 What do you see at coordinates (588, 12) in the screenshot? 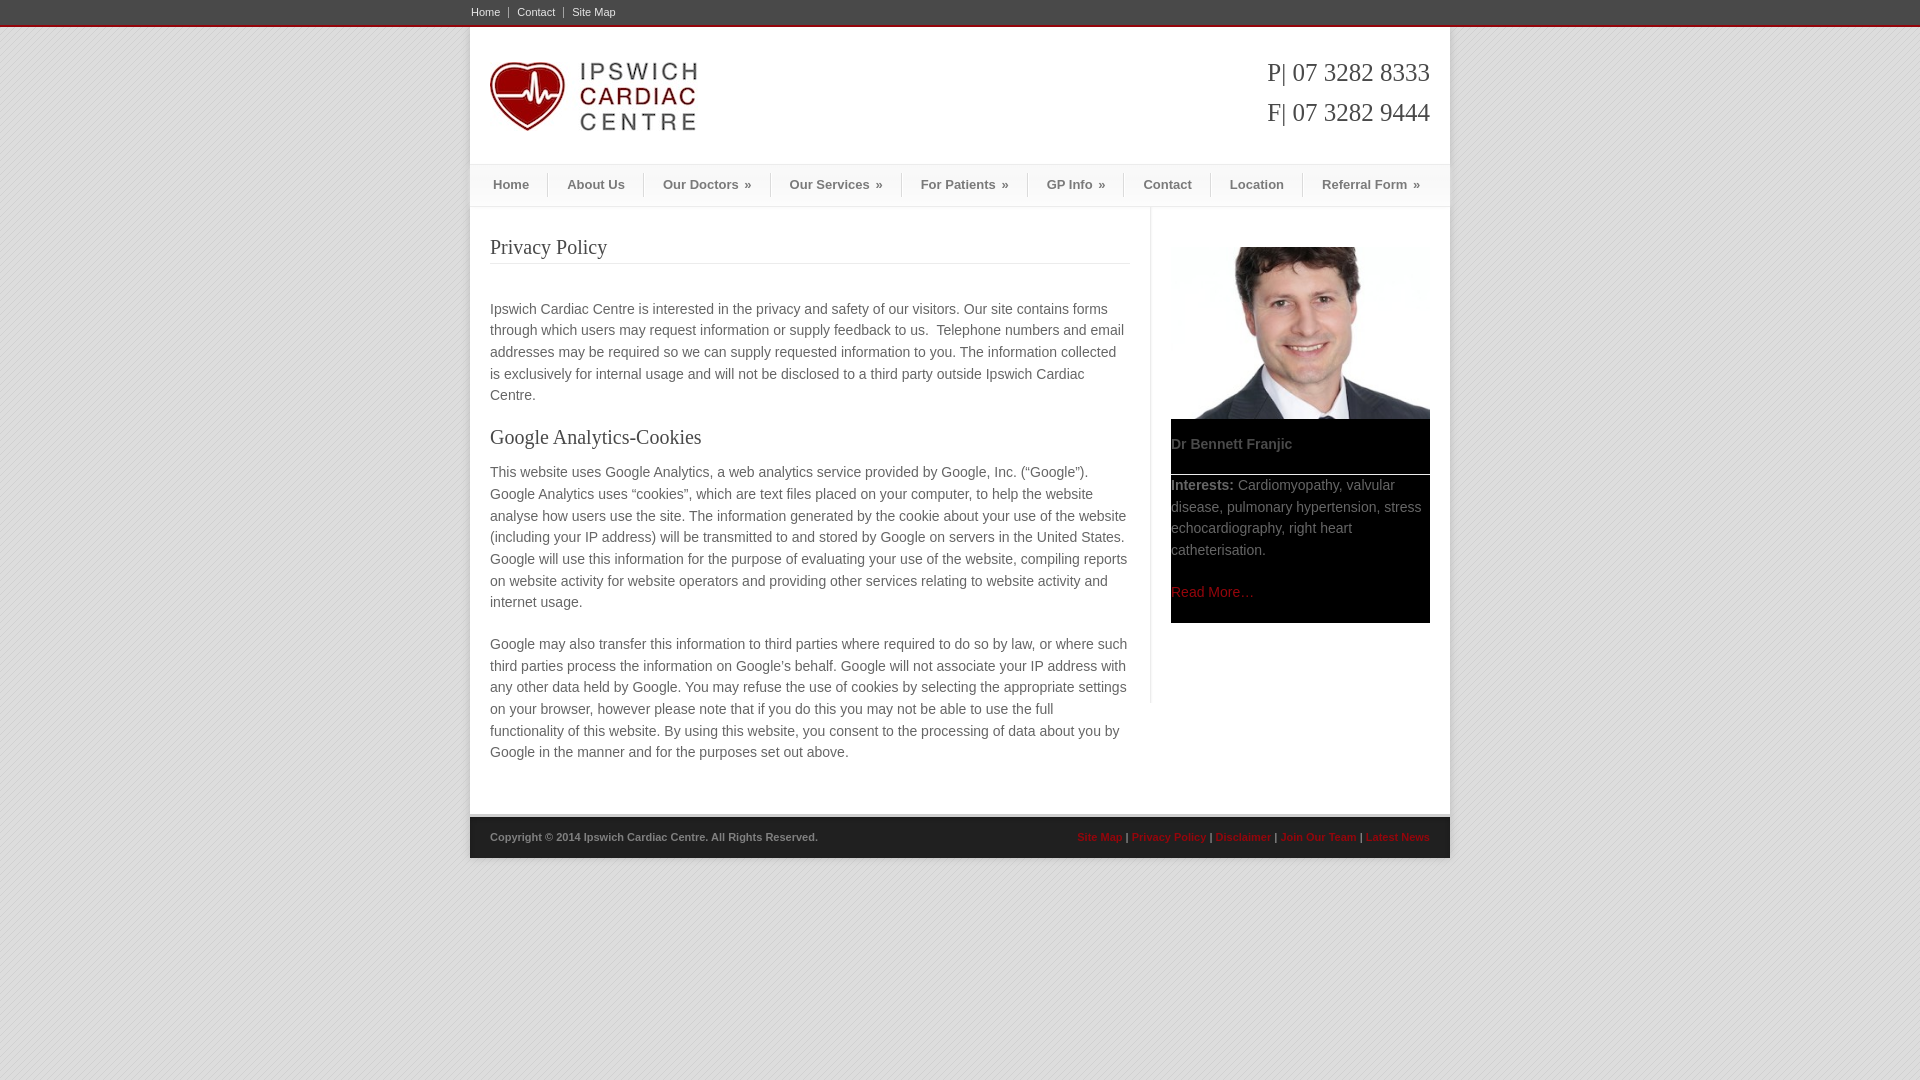
I see `'Site Map'` at bounding box center [588, 12].